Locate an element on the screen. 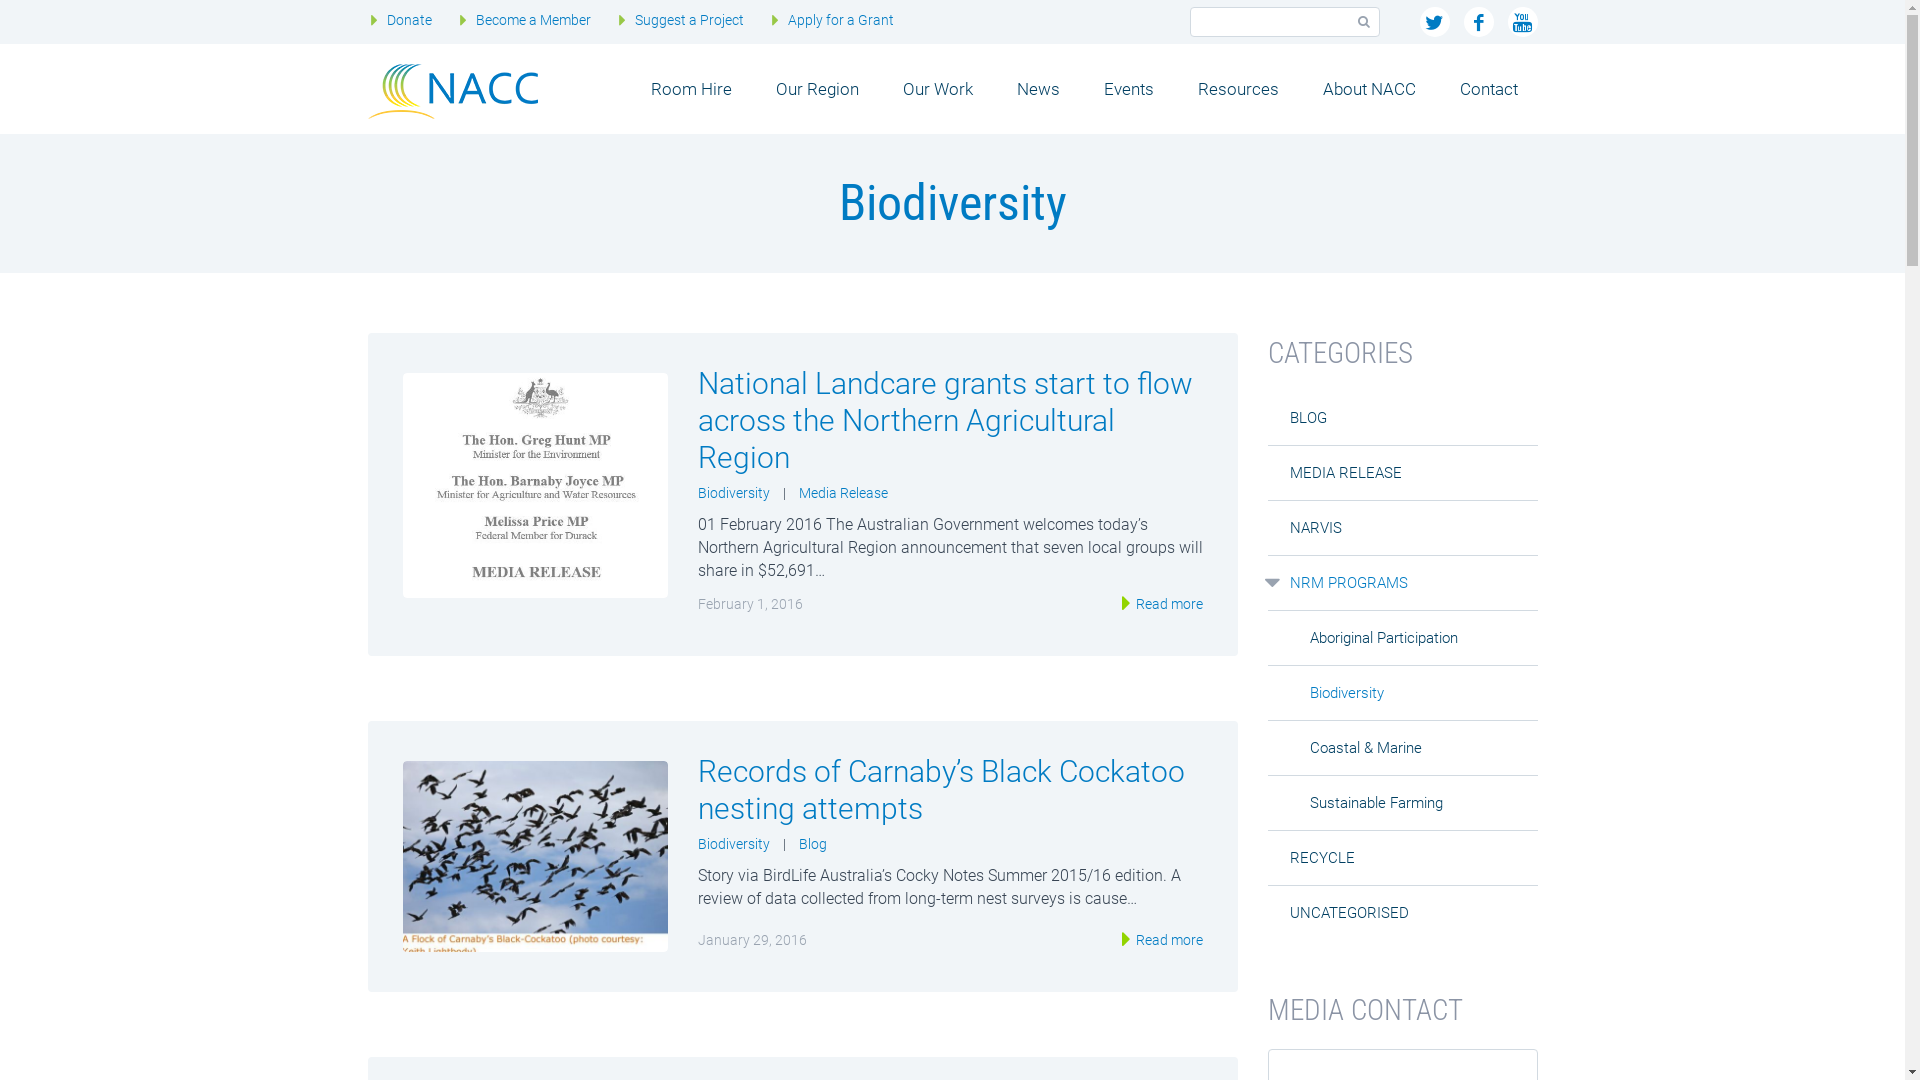  'Media Release' is located at coordinates (842, 493).